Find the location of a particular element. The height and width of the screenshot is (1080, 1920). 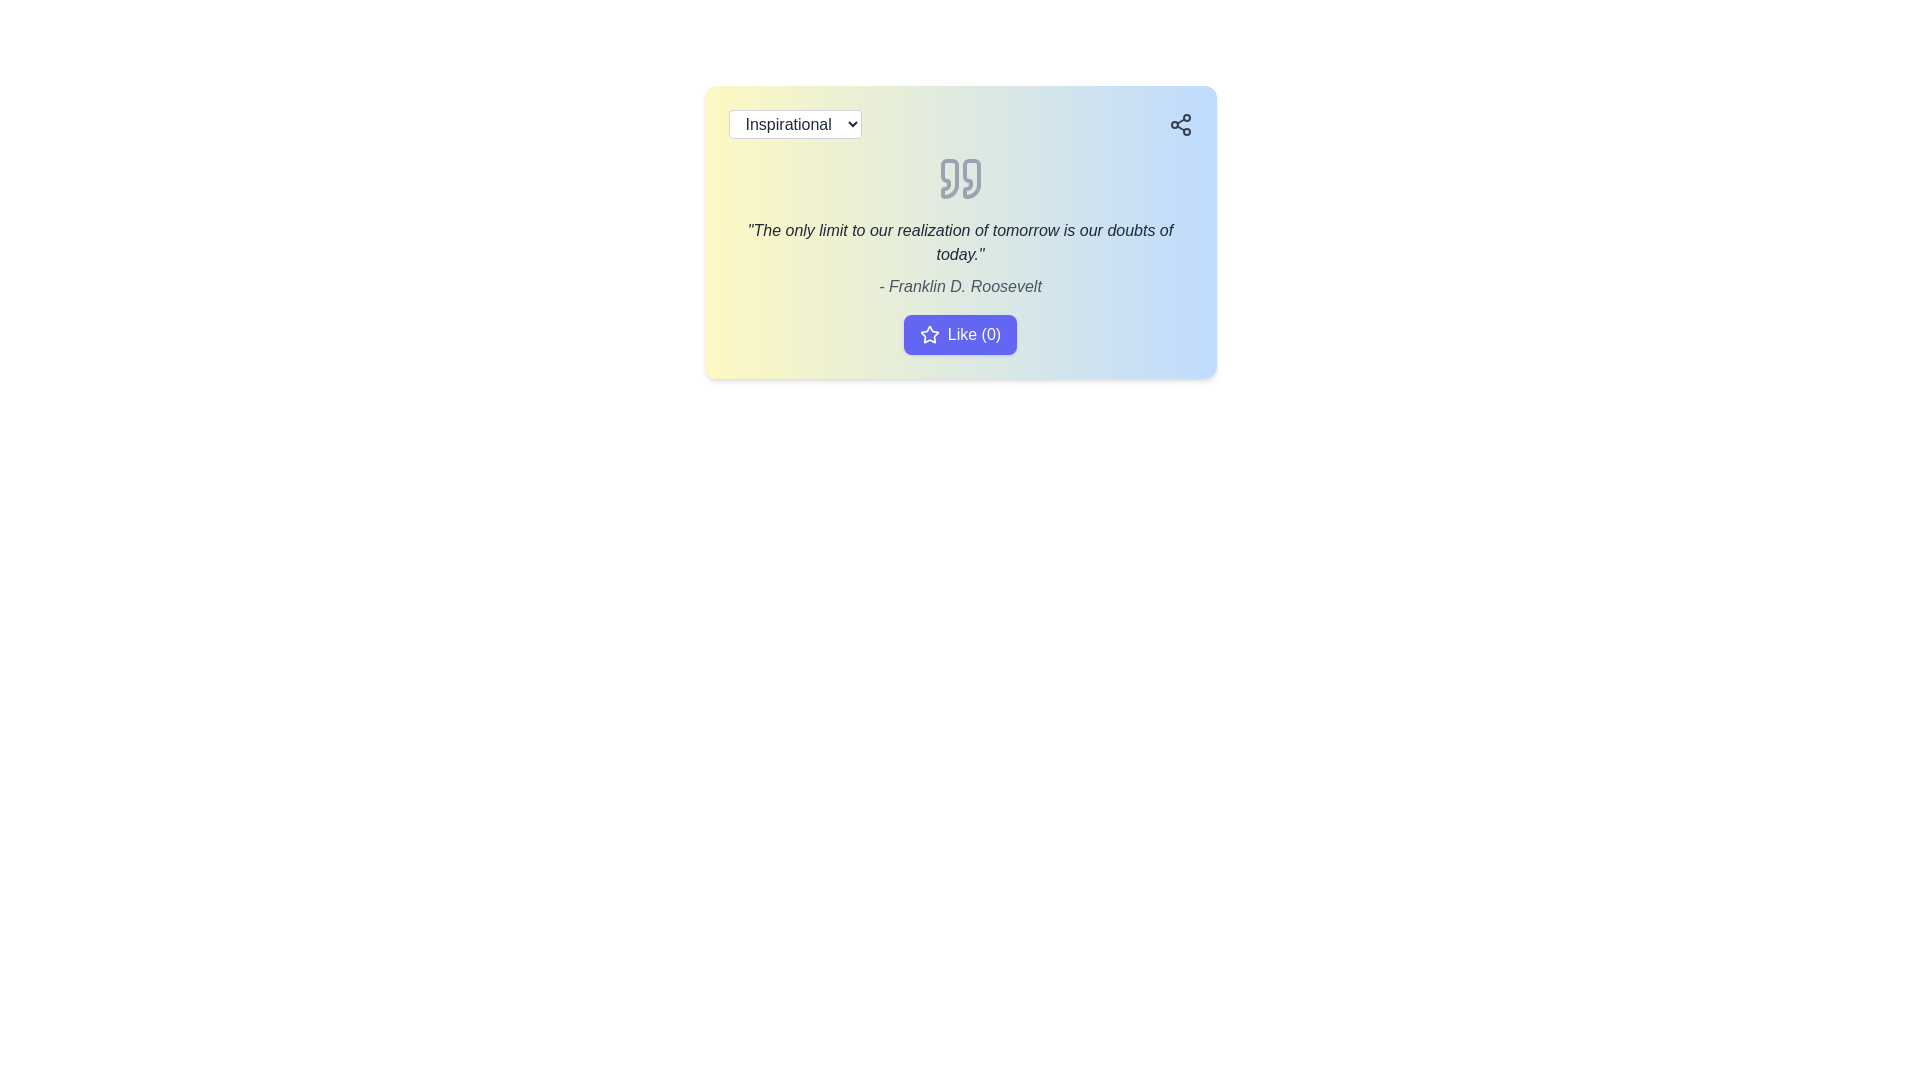

the button with a blue background, rounded corners, labeled 'Like (0)' with a star icon, located at the bottom center of the card layout is located at coordinates (960, 334).